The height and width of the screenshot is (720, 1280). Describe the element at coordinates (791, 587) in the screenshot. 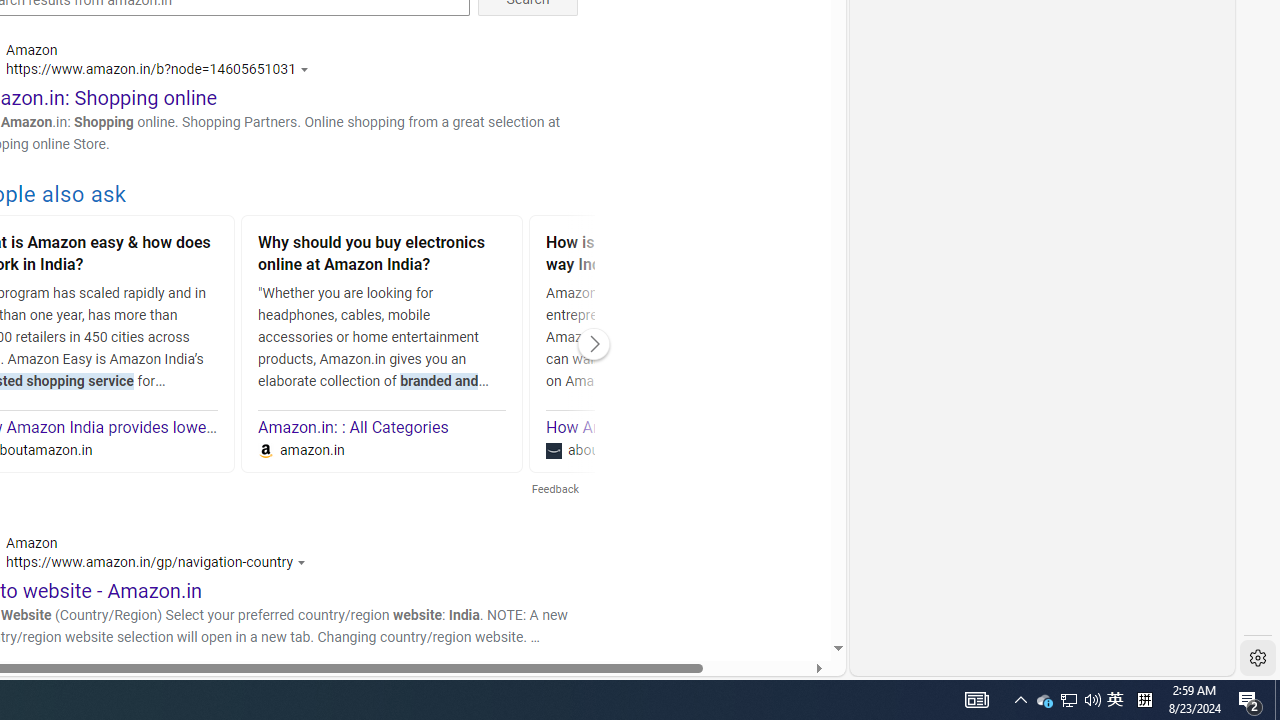

I see `'Search more'` at that location.